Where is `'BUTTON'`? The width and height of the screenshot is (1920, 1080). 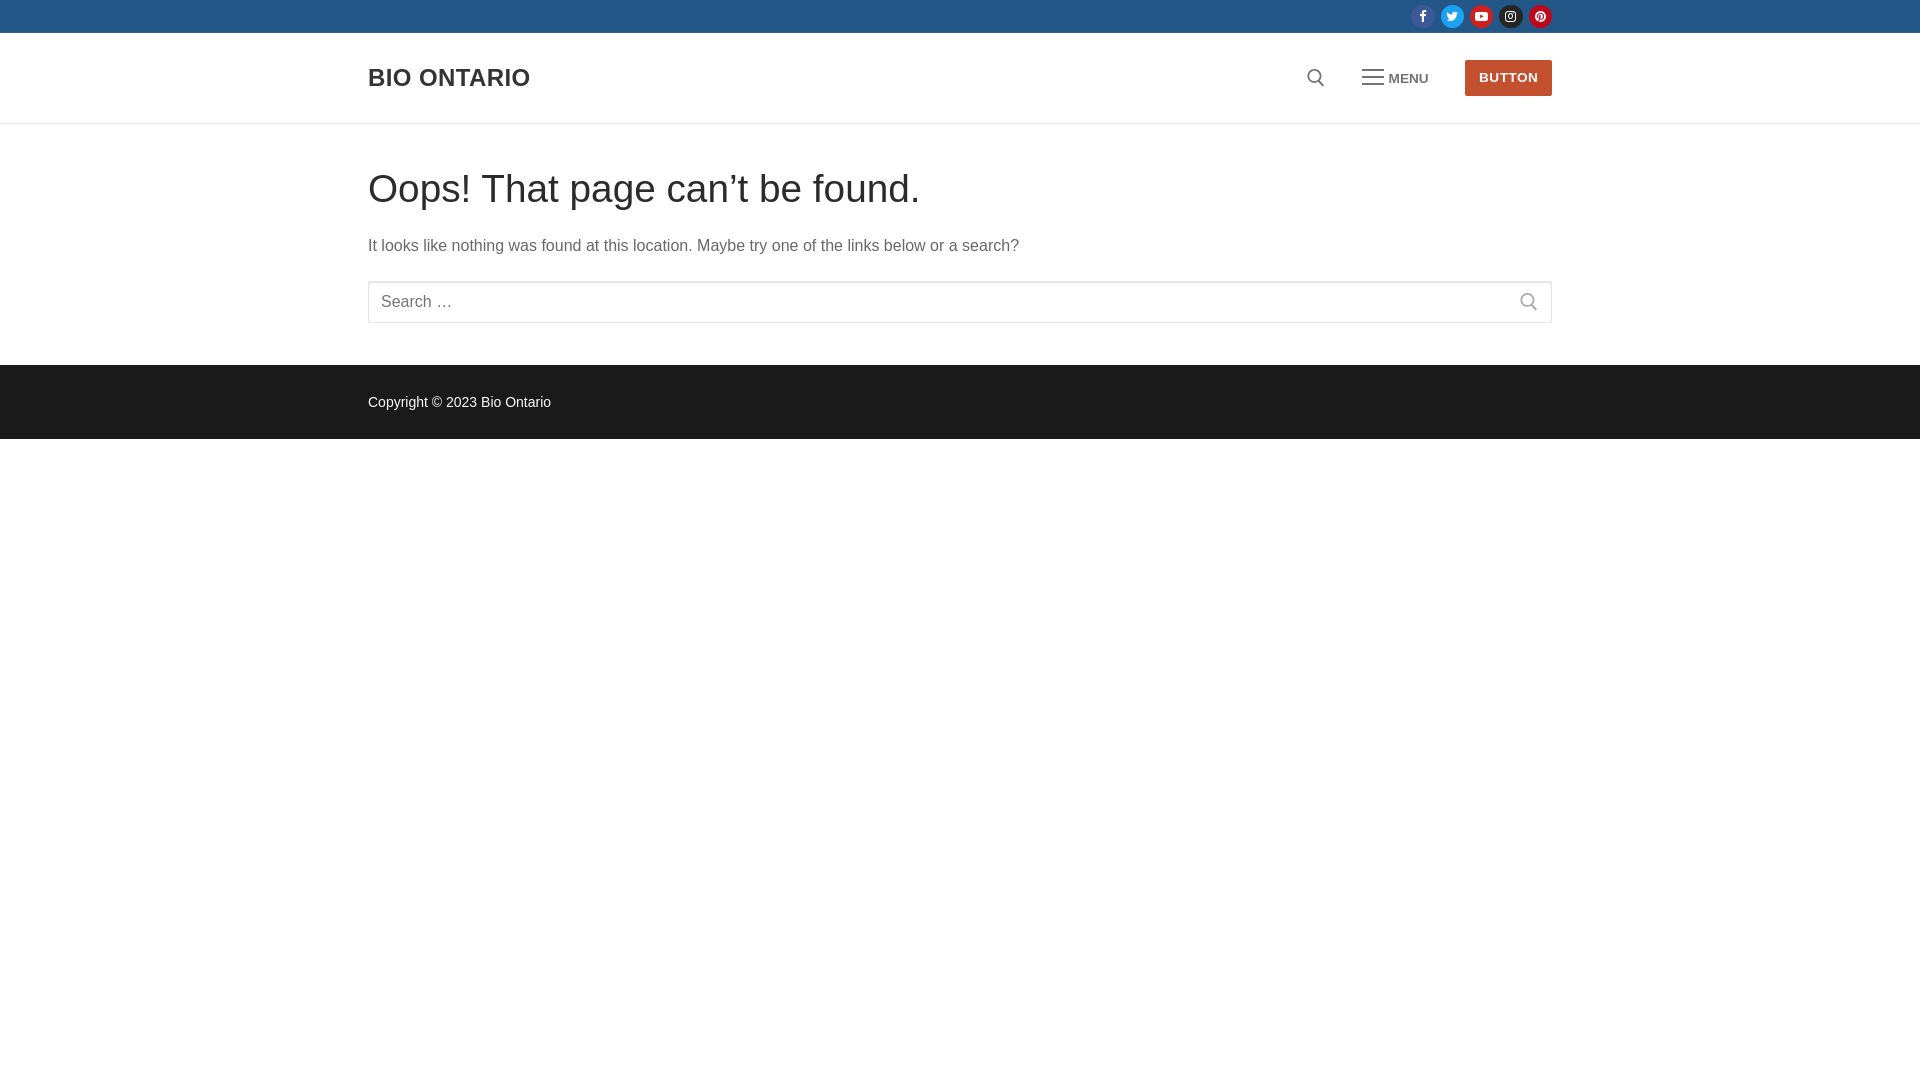 'BUTTON' is located at coordinates (1508, 77).